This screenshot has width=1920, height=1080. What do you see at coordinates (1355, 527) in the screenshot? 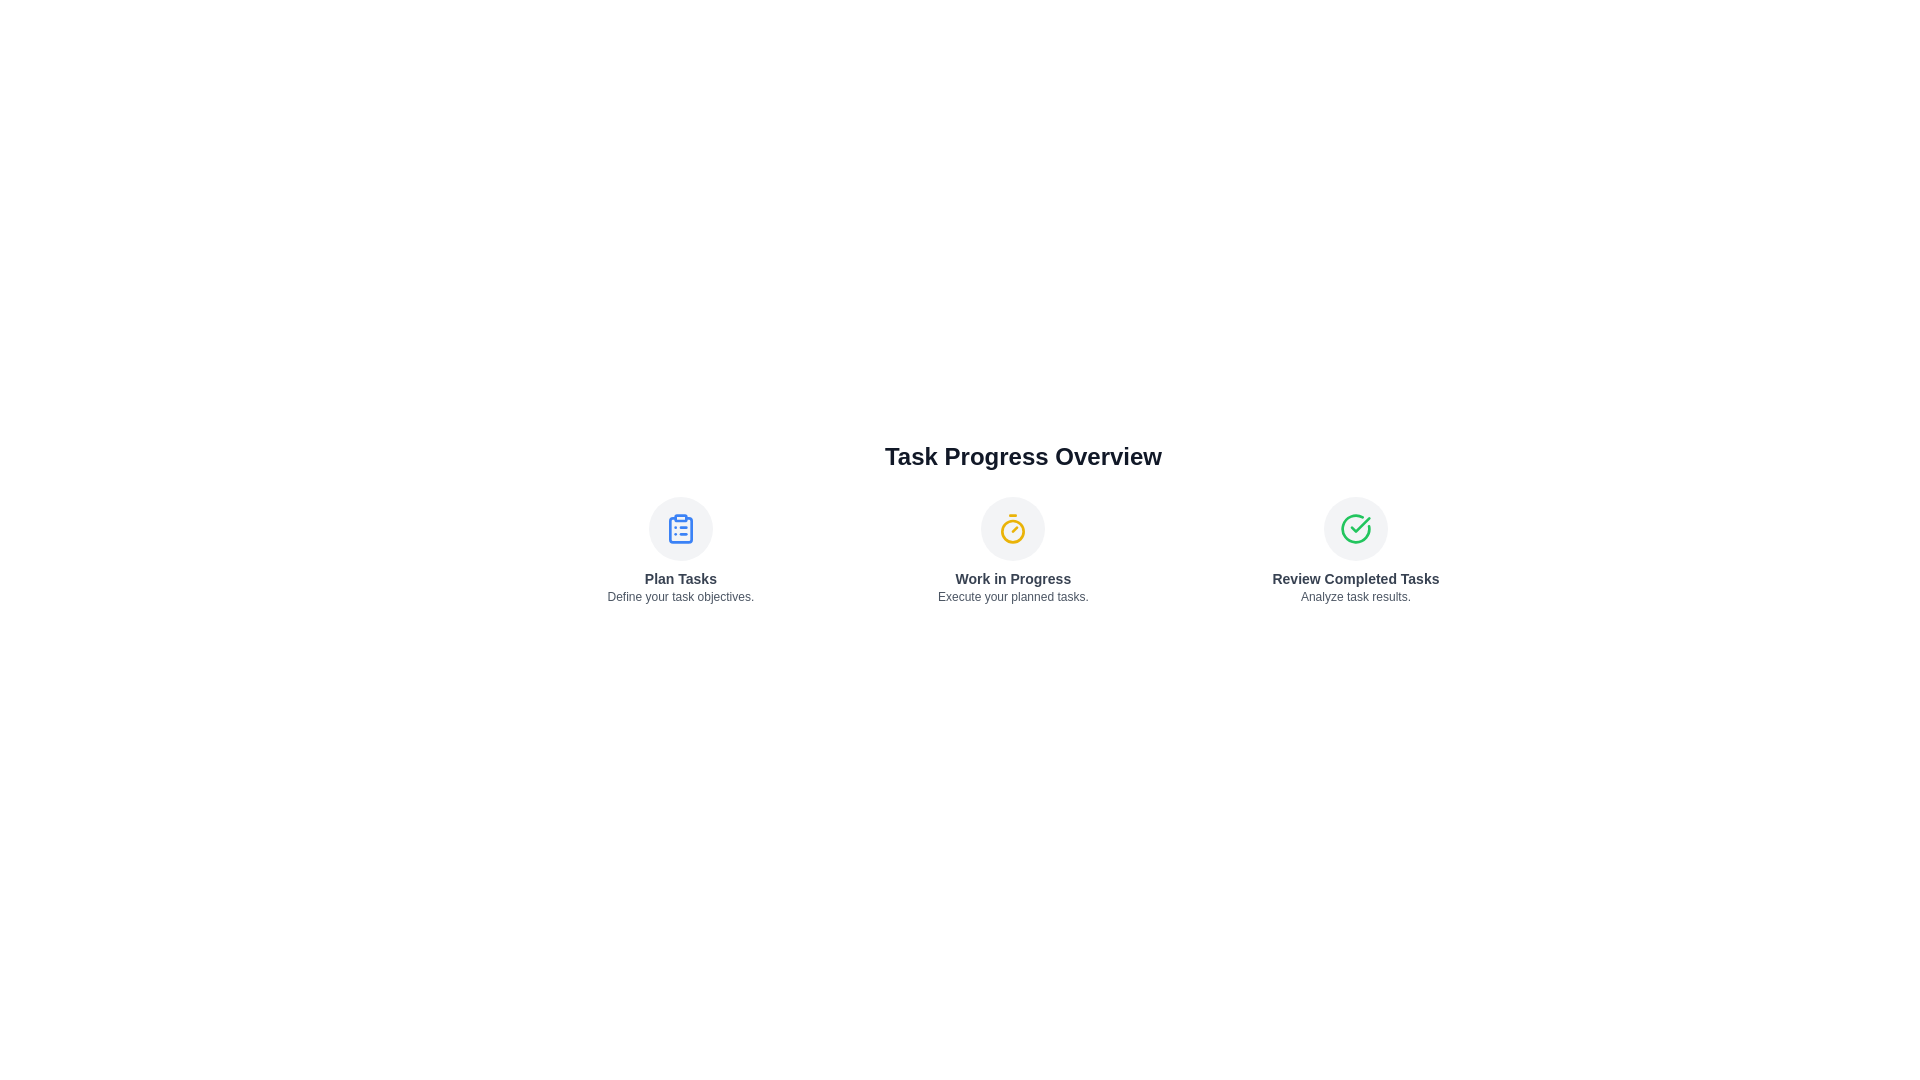
I see `the icon of the step Review Completed Tasks` at bounding box center [1355, 527].